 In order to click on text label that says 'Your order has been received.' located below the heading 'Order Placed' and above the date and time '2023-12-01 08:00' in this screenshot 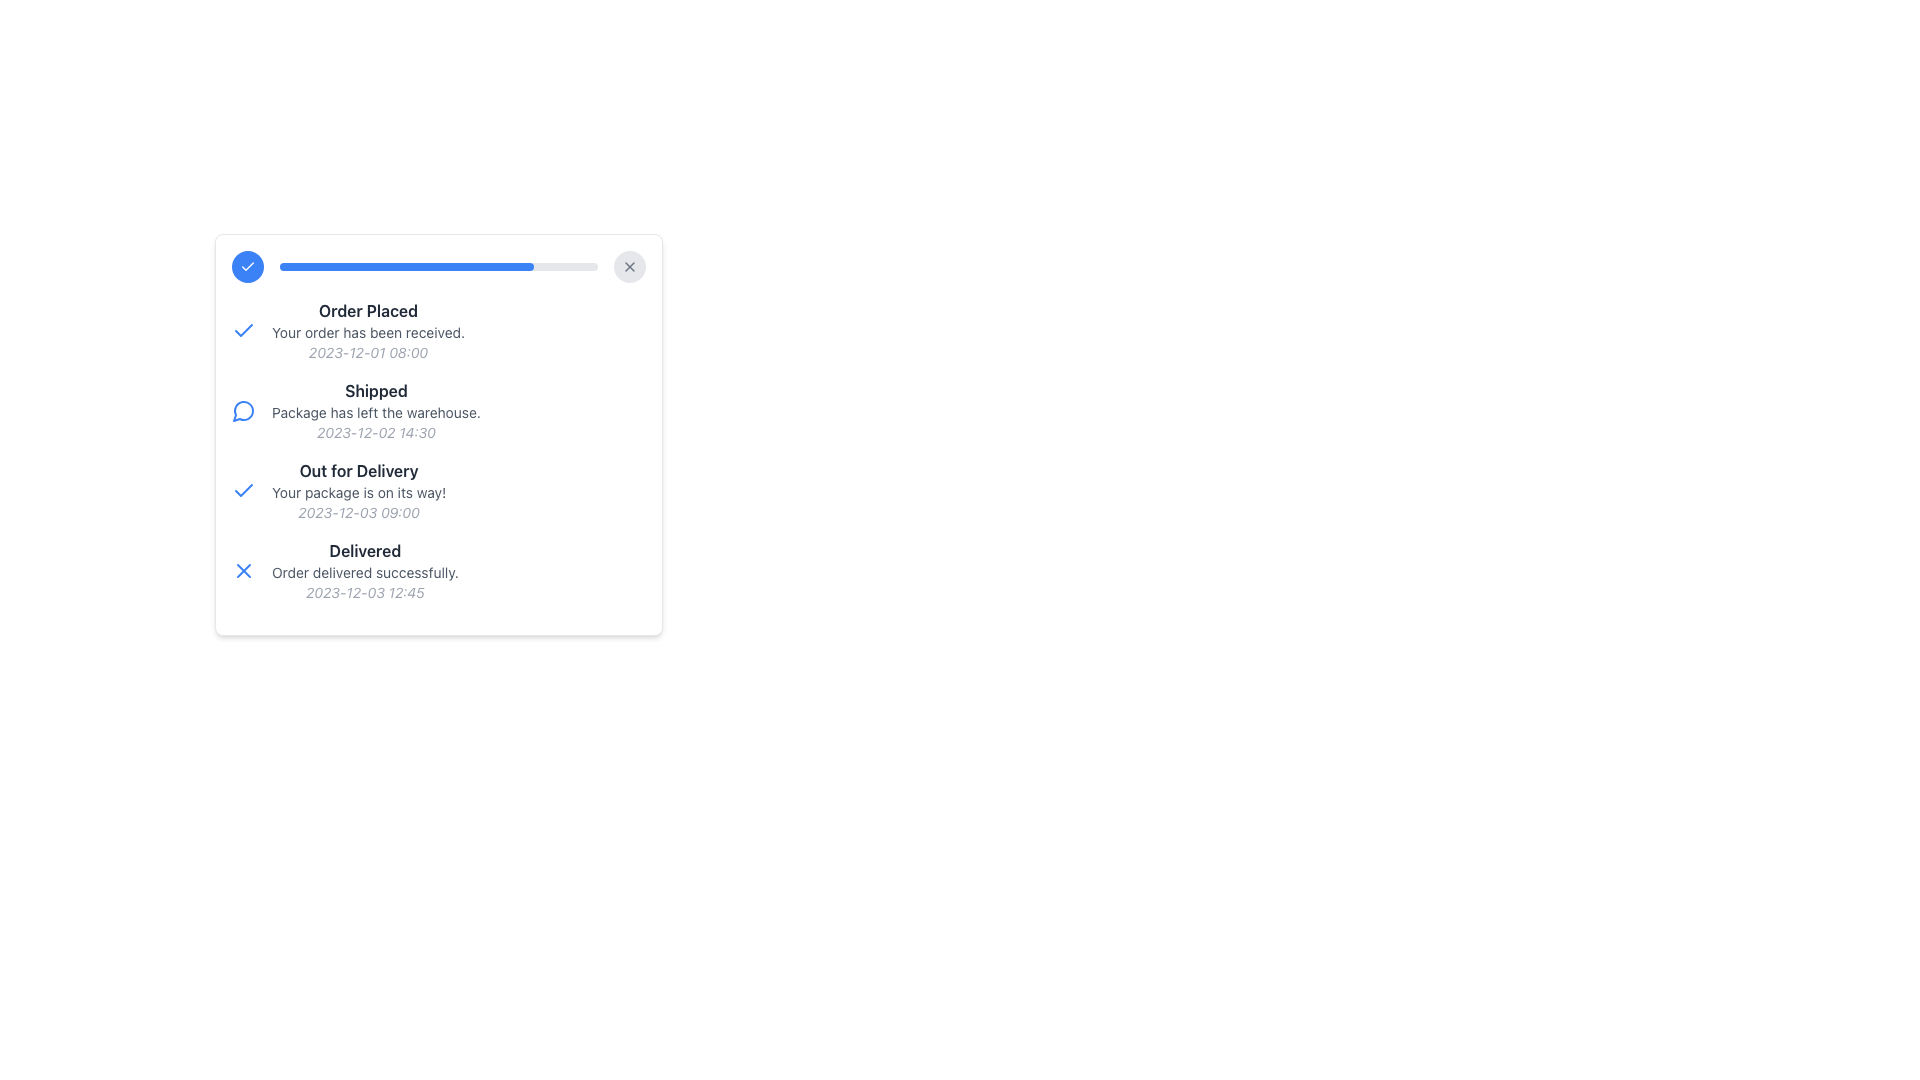, I will do `click(368, 331)`.